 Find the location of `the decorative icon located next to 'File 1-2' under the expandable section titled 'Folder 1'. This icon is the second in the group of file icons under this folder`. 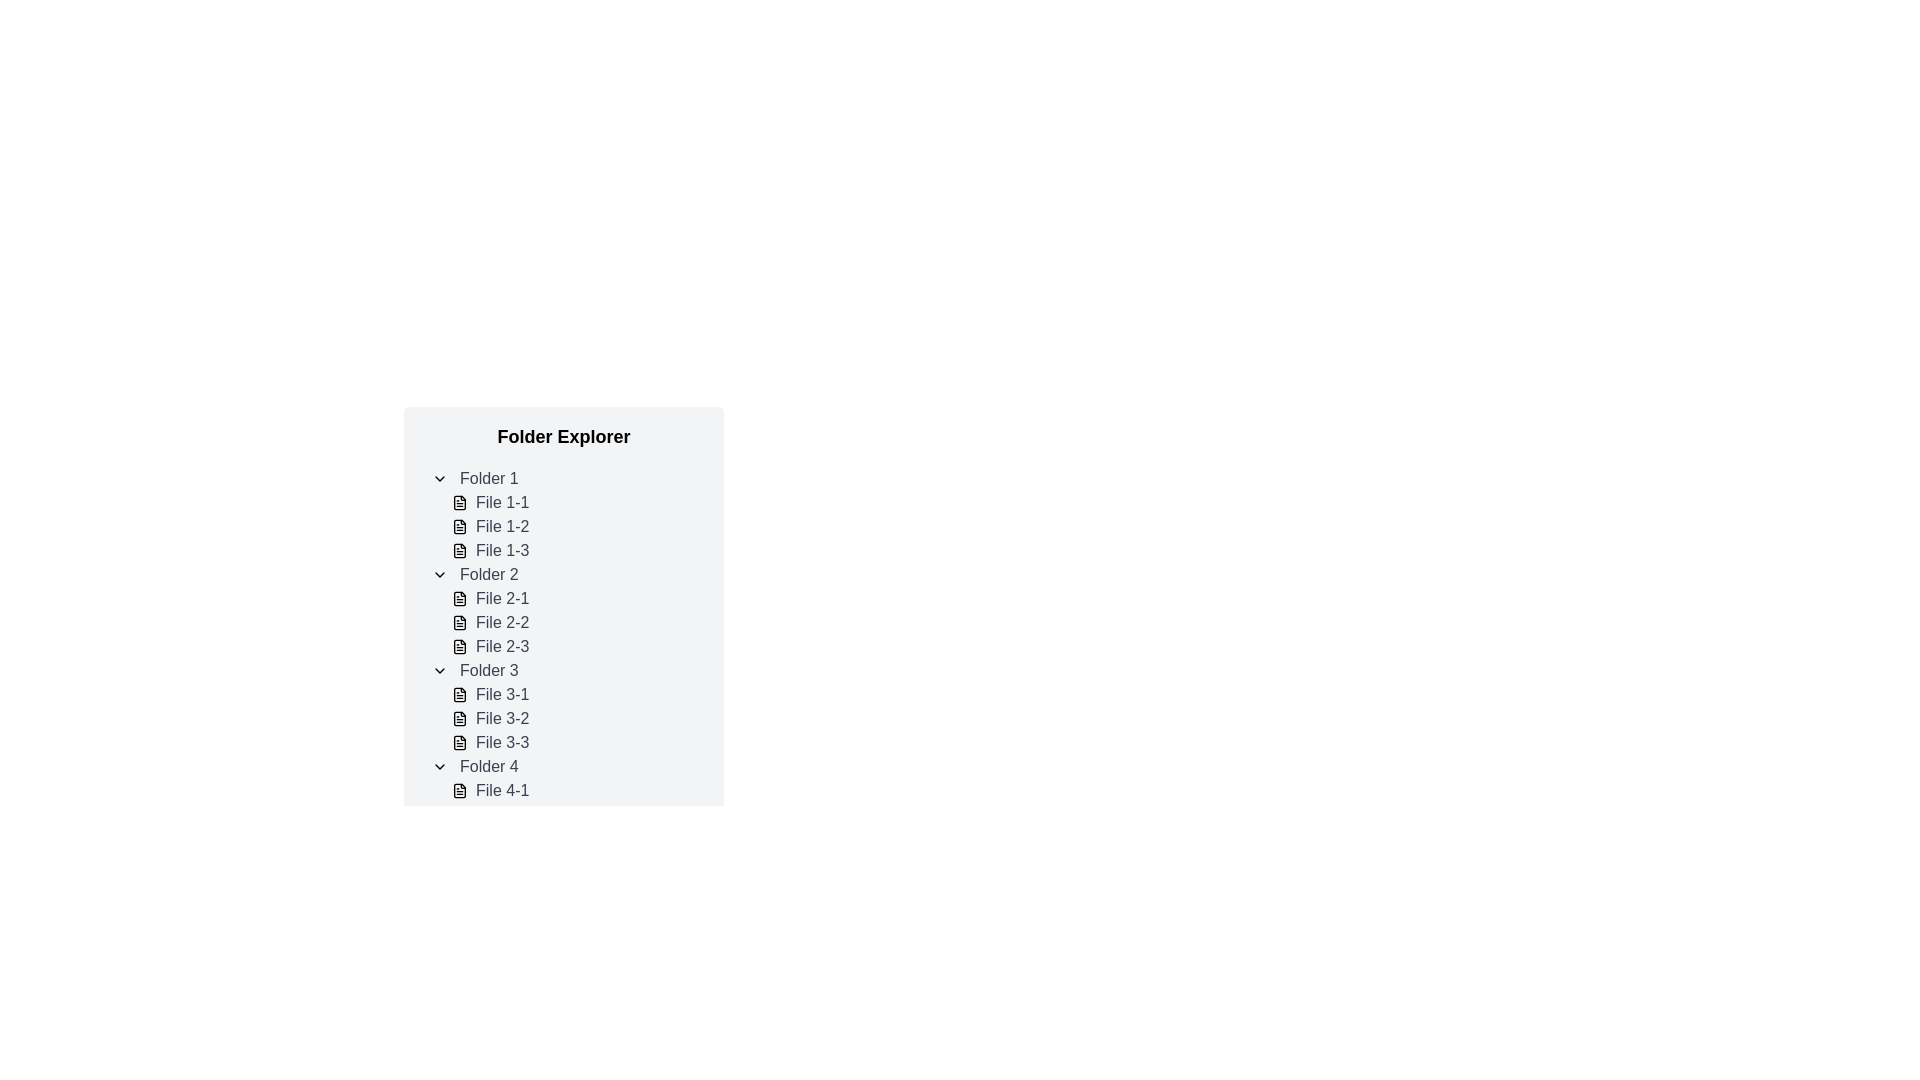

the decorative icon located next to 'File 1-2' under the expandable section titled 'Folder 1'. This icon is the second in the group of file icons under this folder is located at coordinates (459, 526).